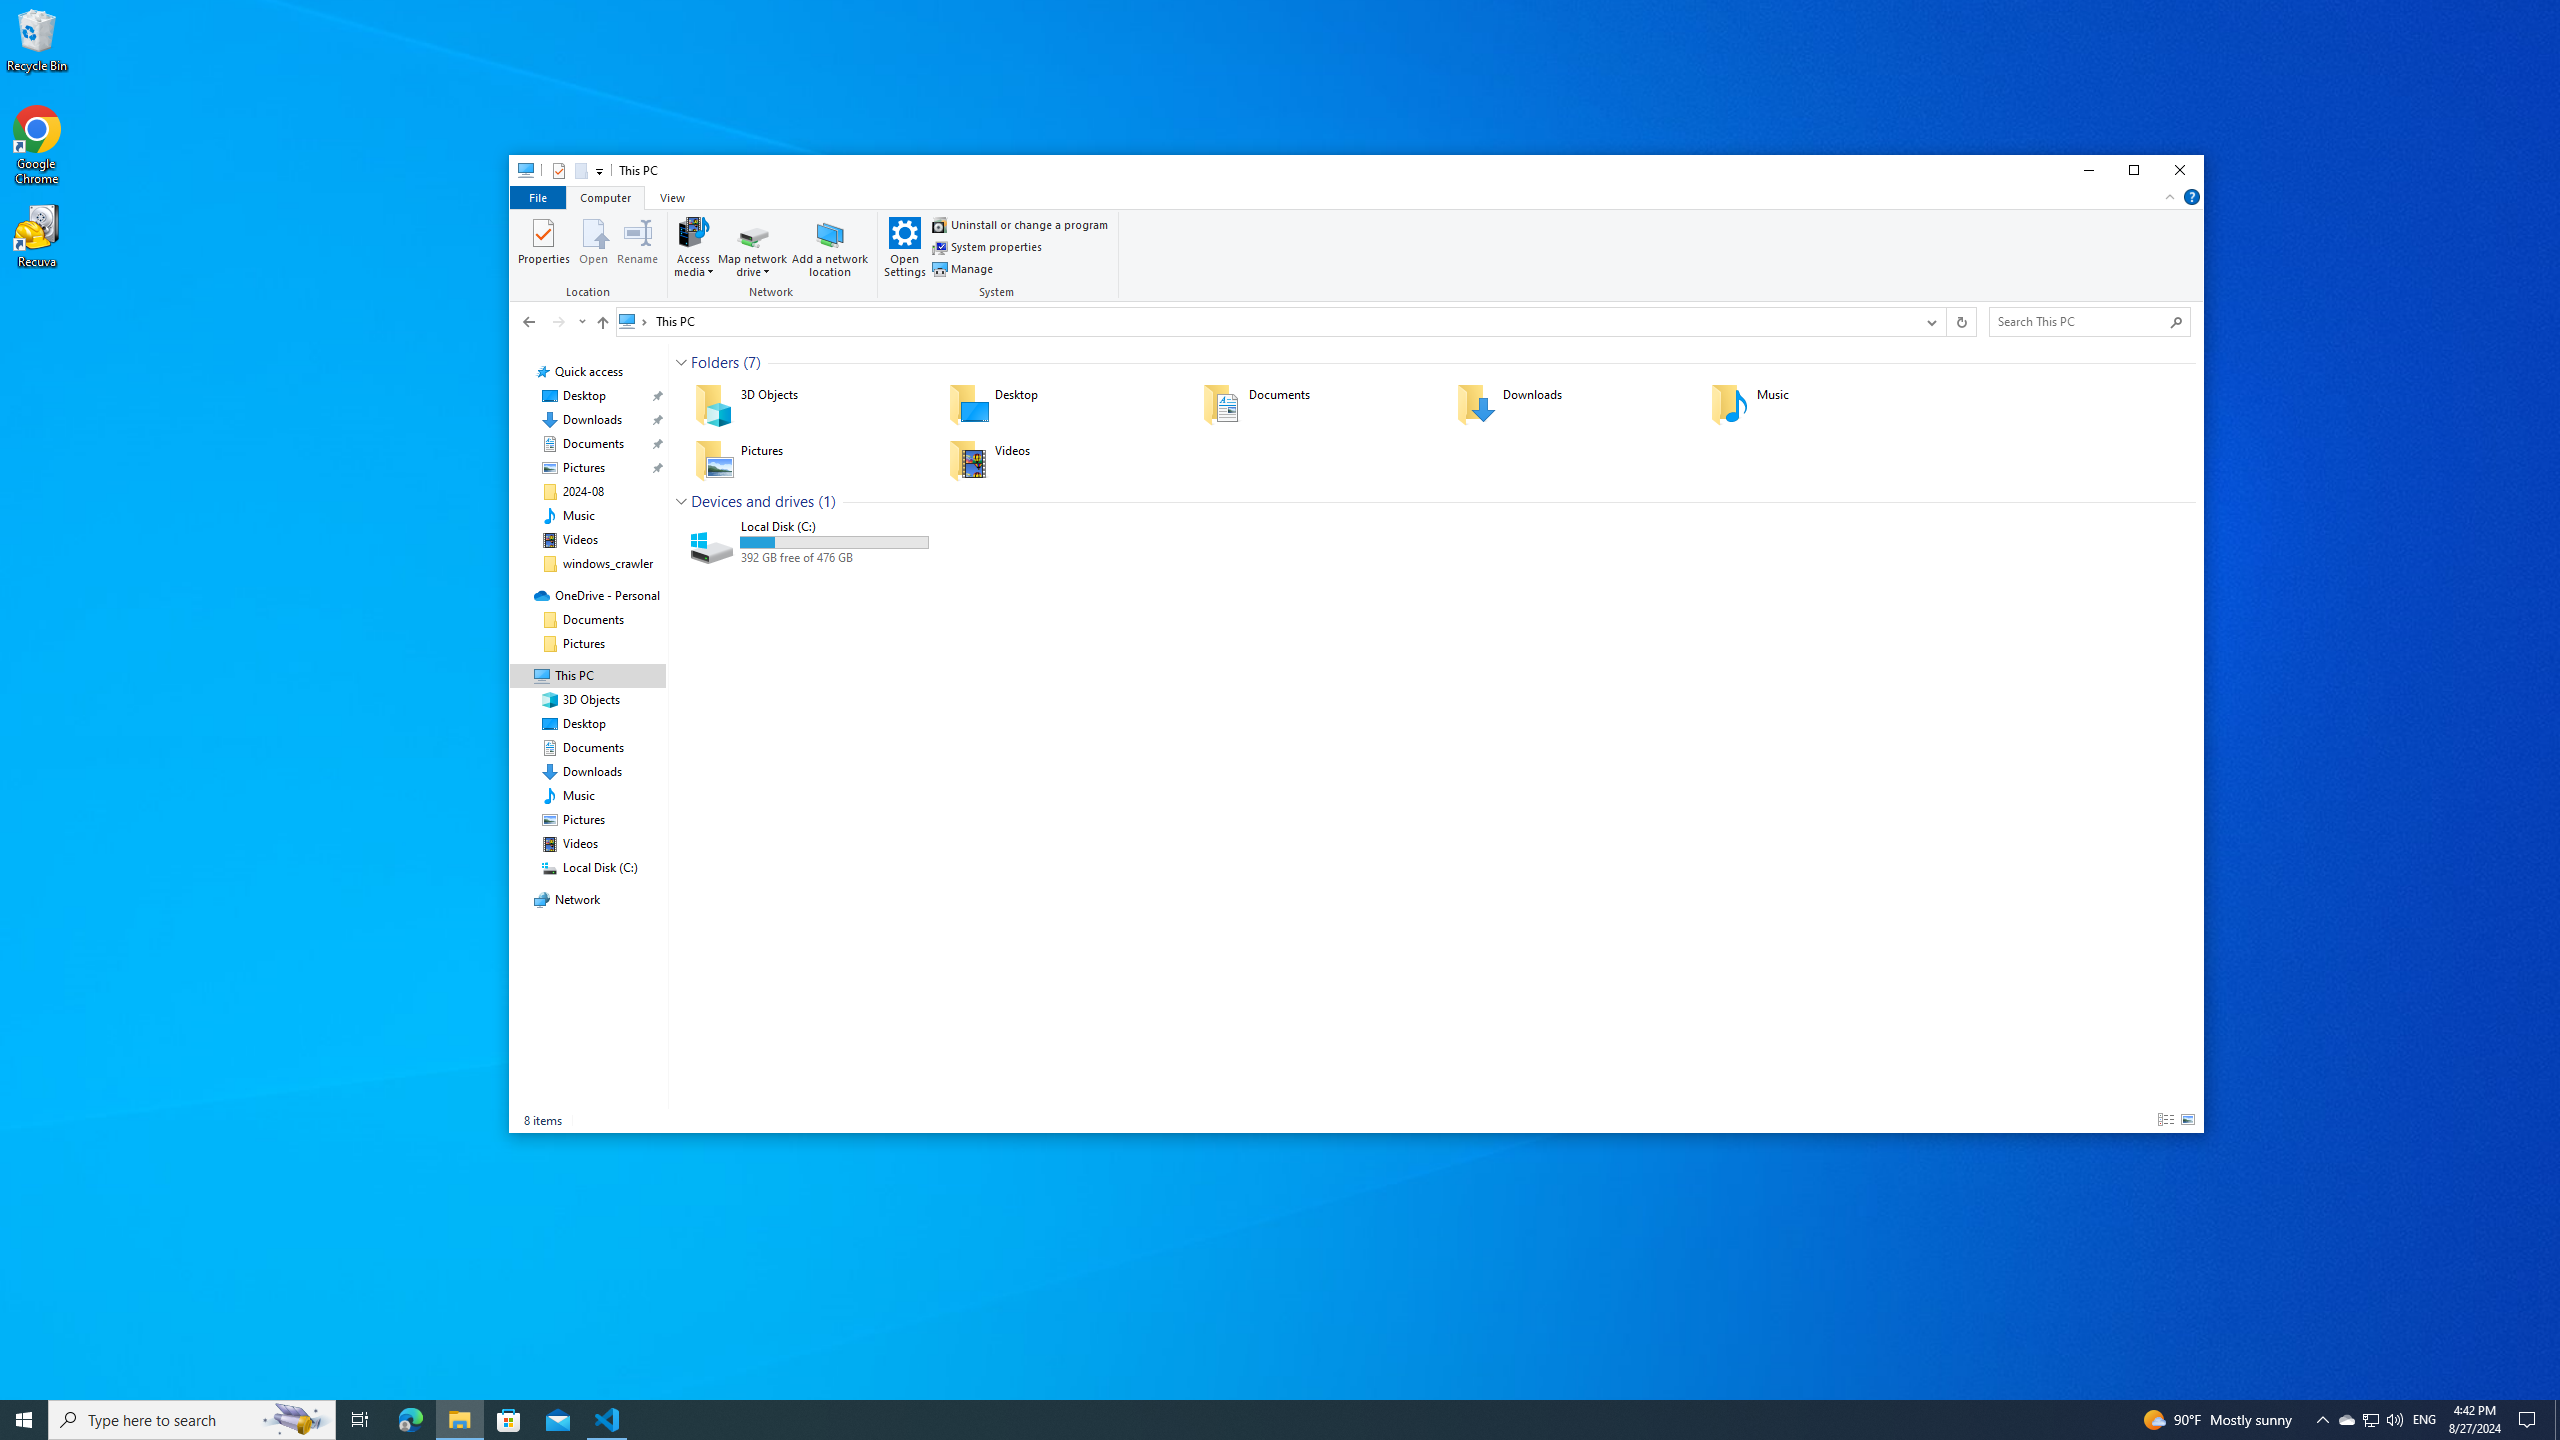 The height and width of the screenshot is (1440, 2560). I want to click on 'Desktop', so click(1061, 402).